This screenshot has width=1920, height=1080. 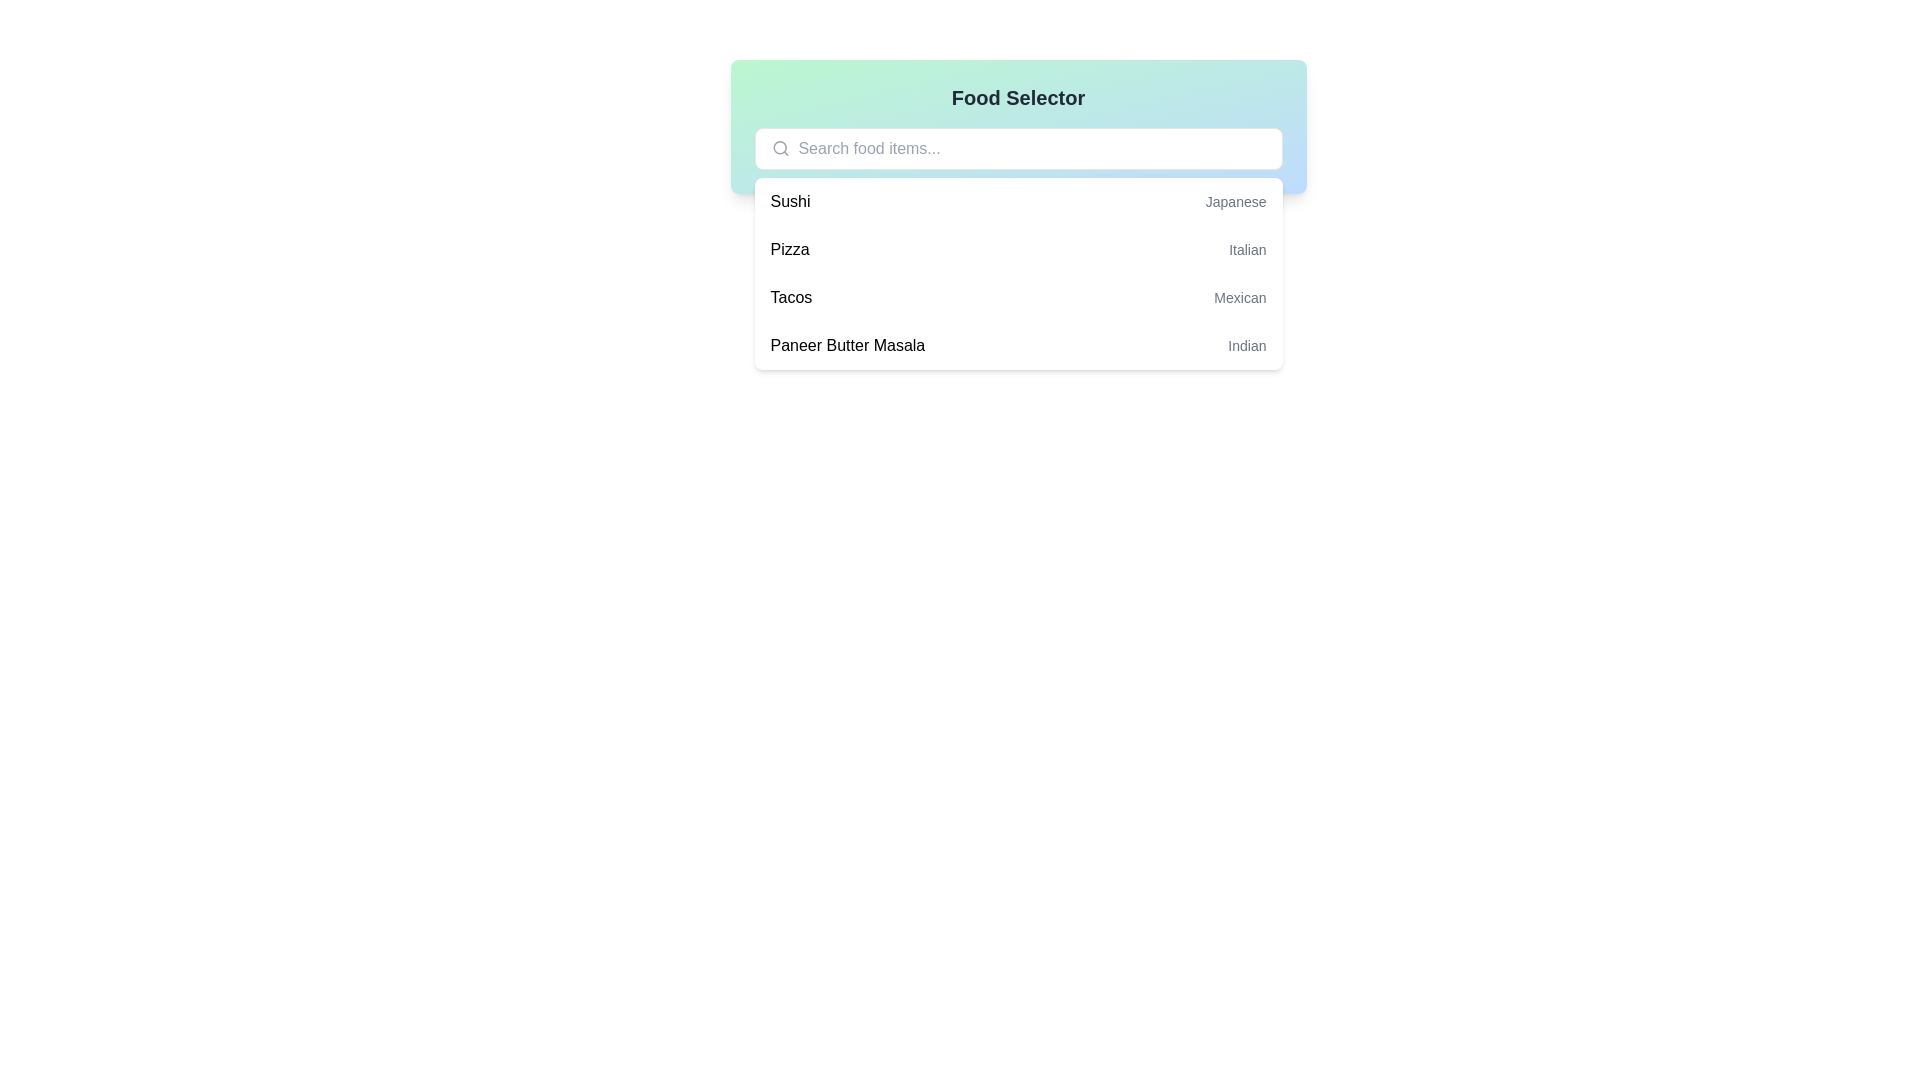 What do you see at coordinates (789, 249) in the screenshot?
I see `the text 'Pizza' in the second item of the dropdown list under the heading 'Food Selector'` at bounding box center [789, 249].